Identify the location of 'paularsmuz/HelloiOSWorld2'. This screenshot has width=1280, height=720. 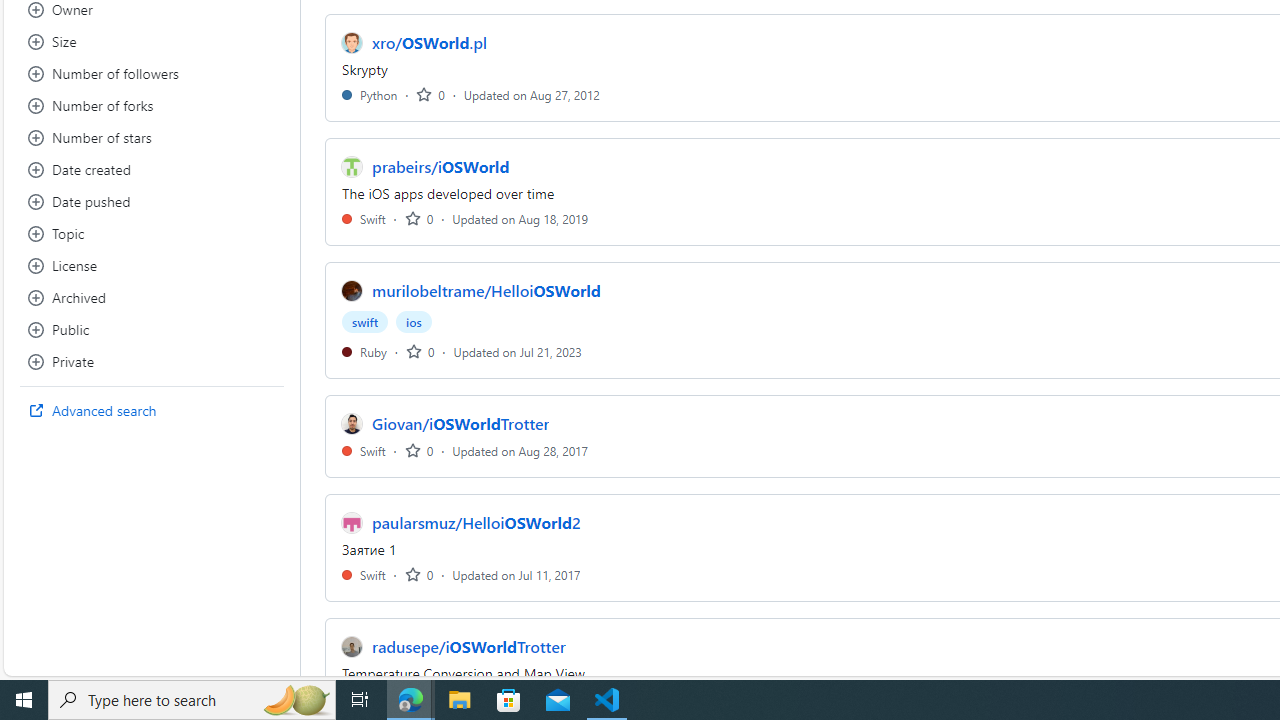
(475, 522).